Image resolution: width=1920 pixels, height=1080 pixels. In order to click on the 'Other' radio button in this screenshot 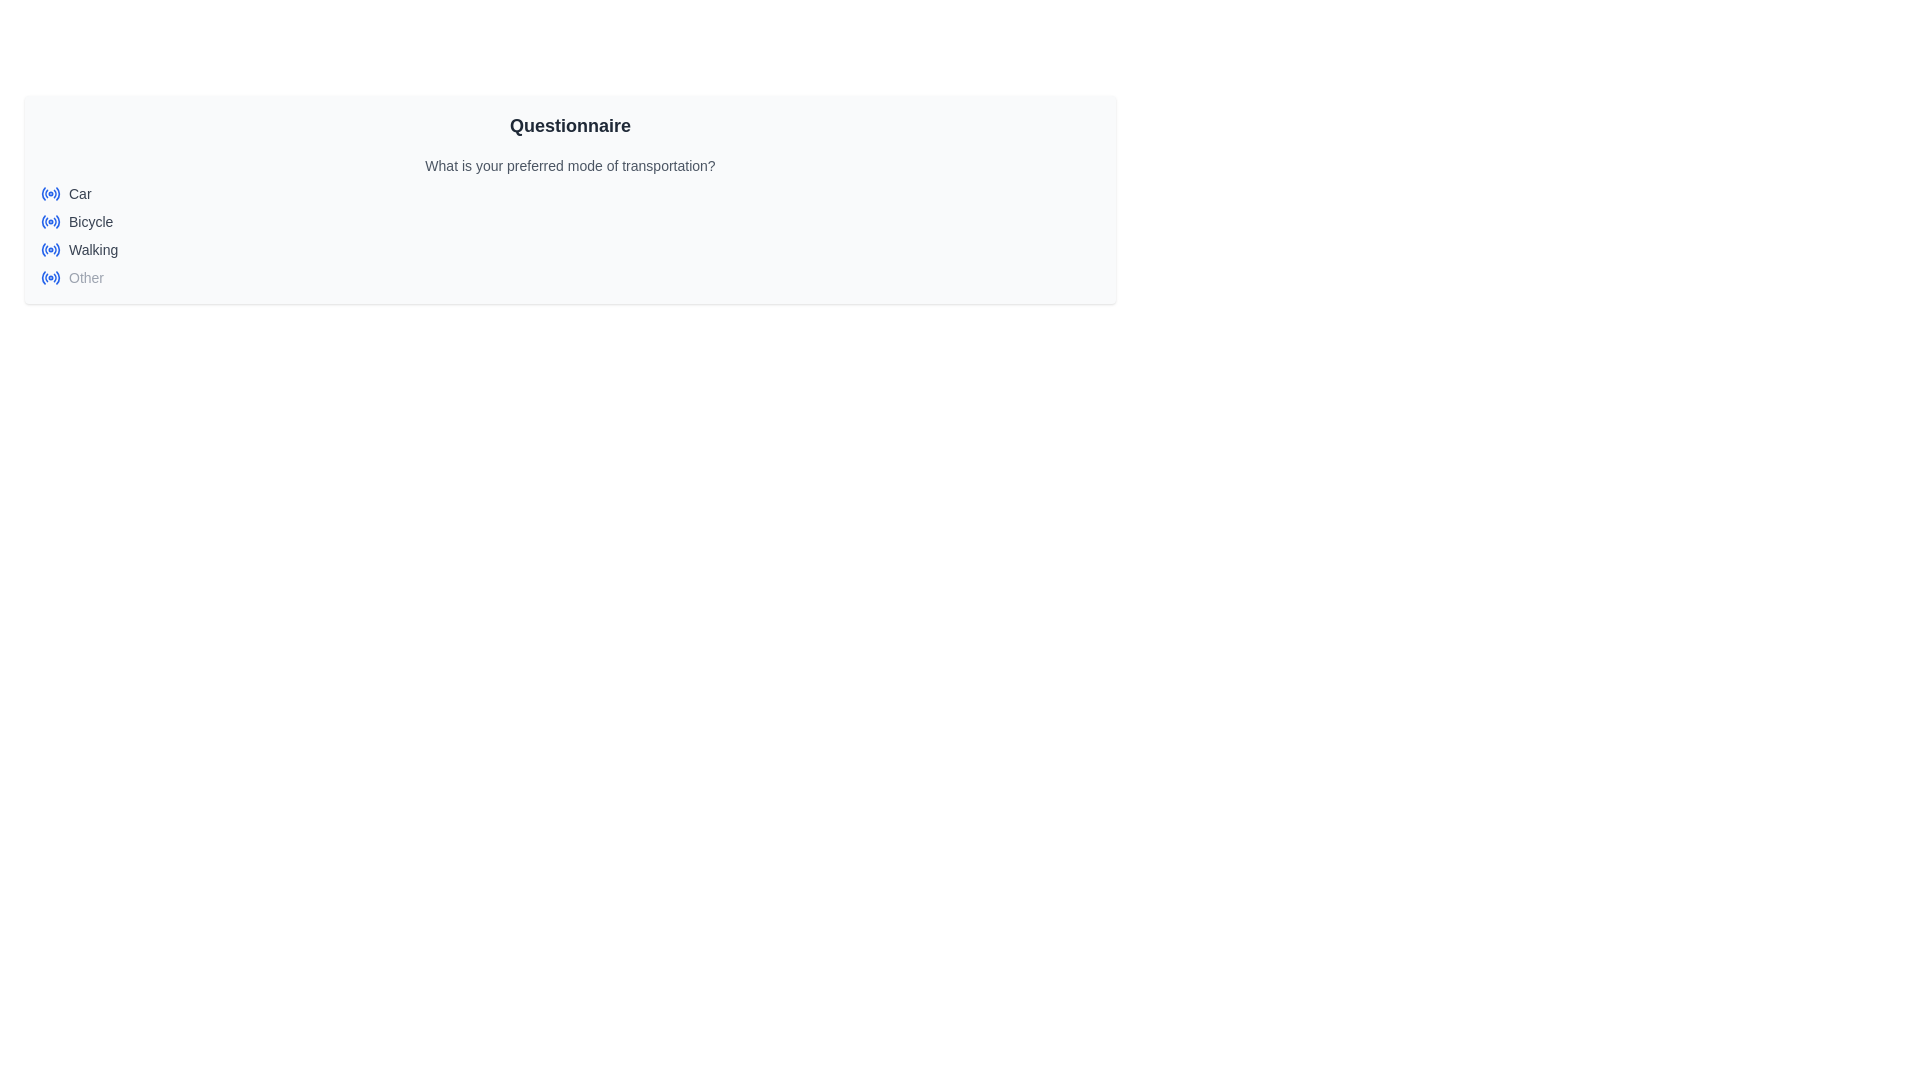, I will do `click(51, 277)`.